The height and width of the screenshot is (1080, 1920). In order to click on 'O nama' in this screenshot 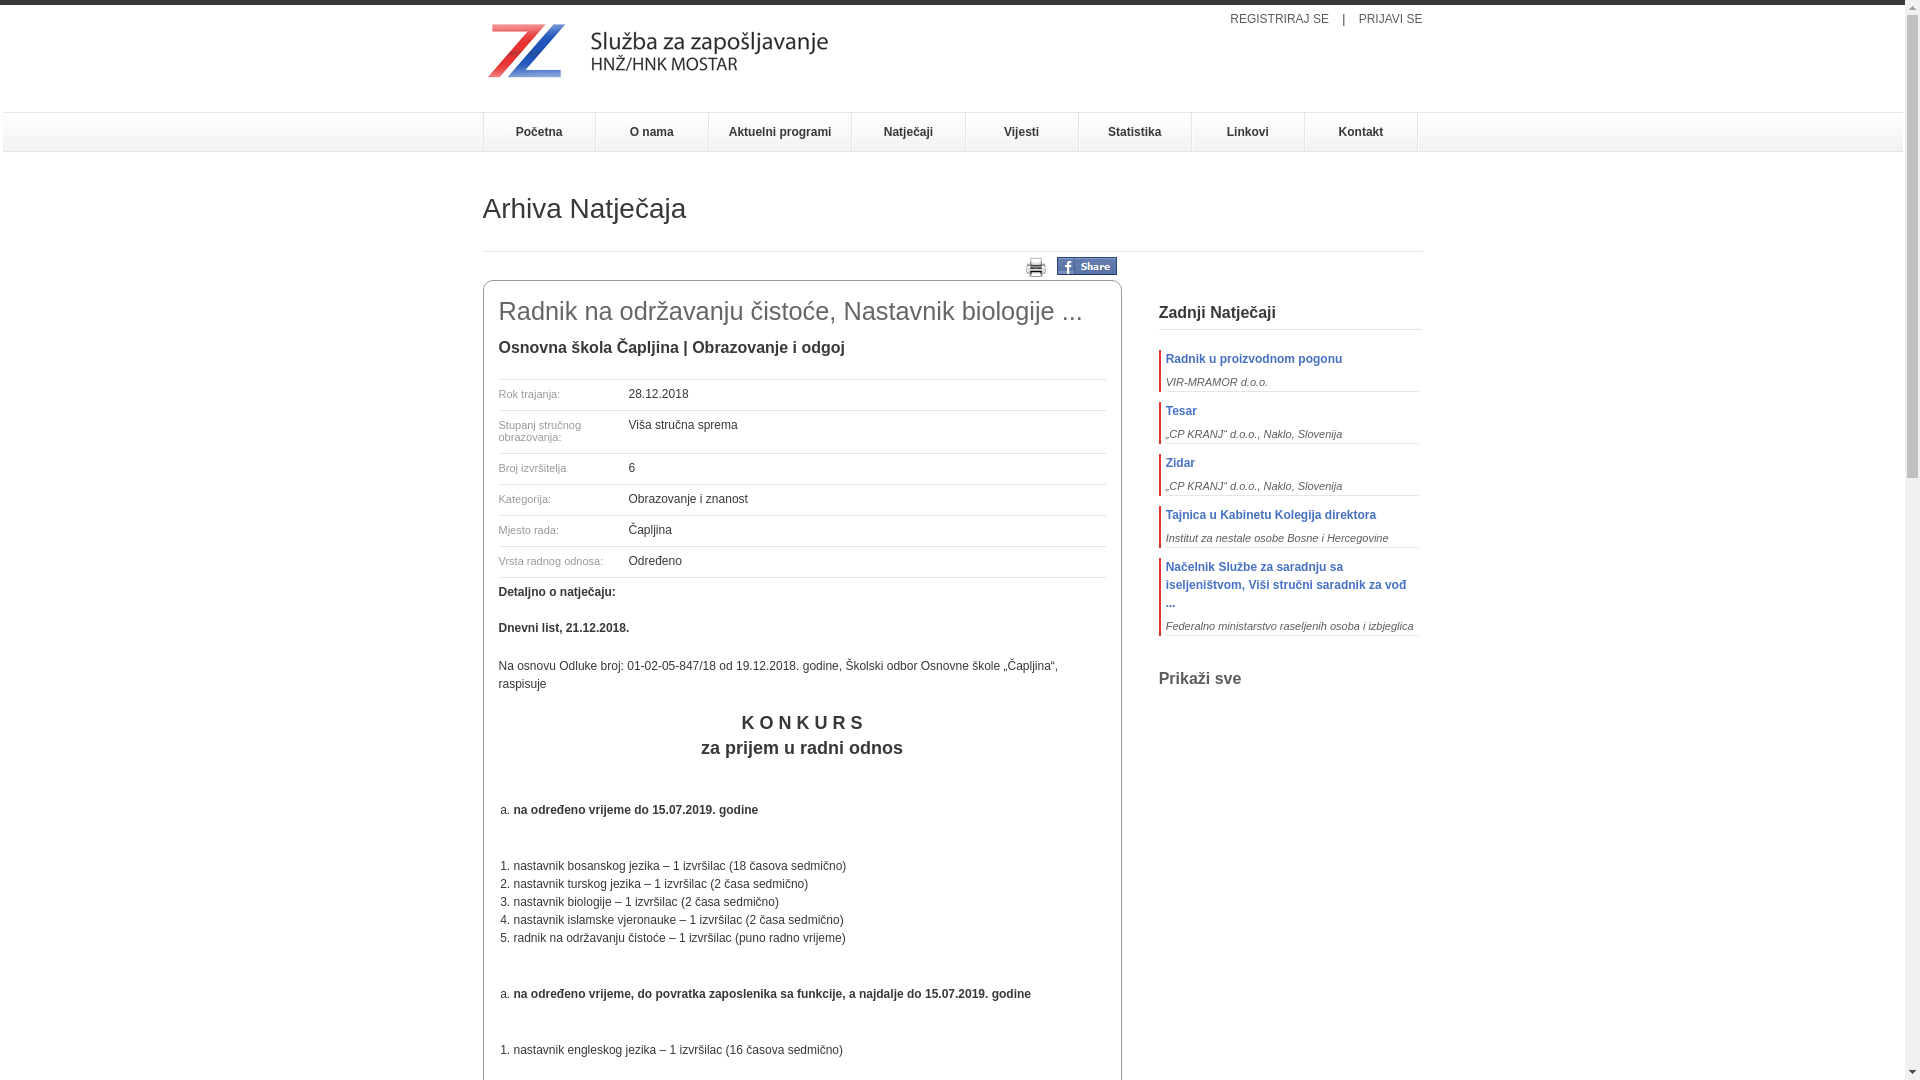, I will do `click(652, 131)`.